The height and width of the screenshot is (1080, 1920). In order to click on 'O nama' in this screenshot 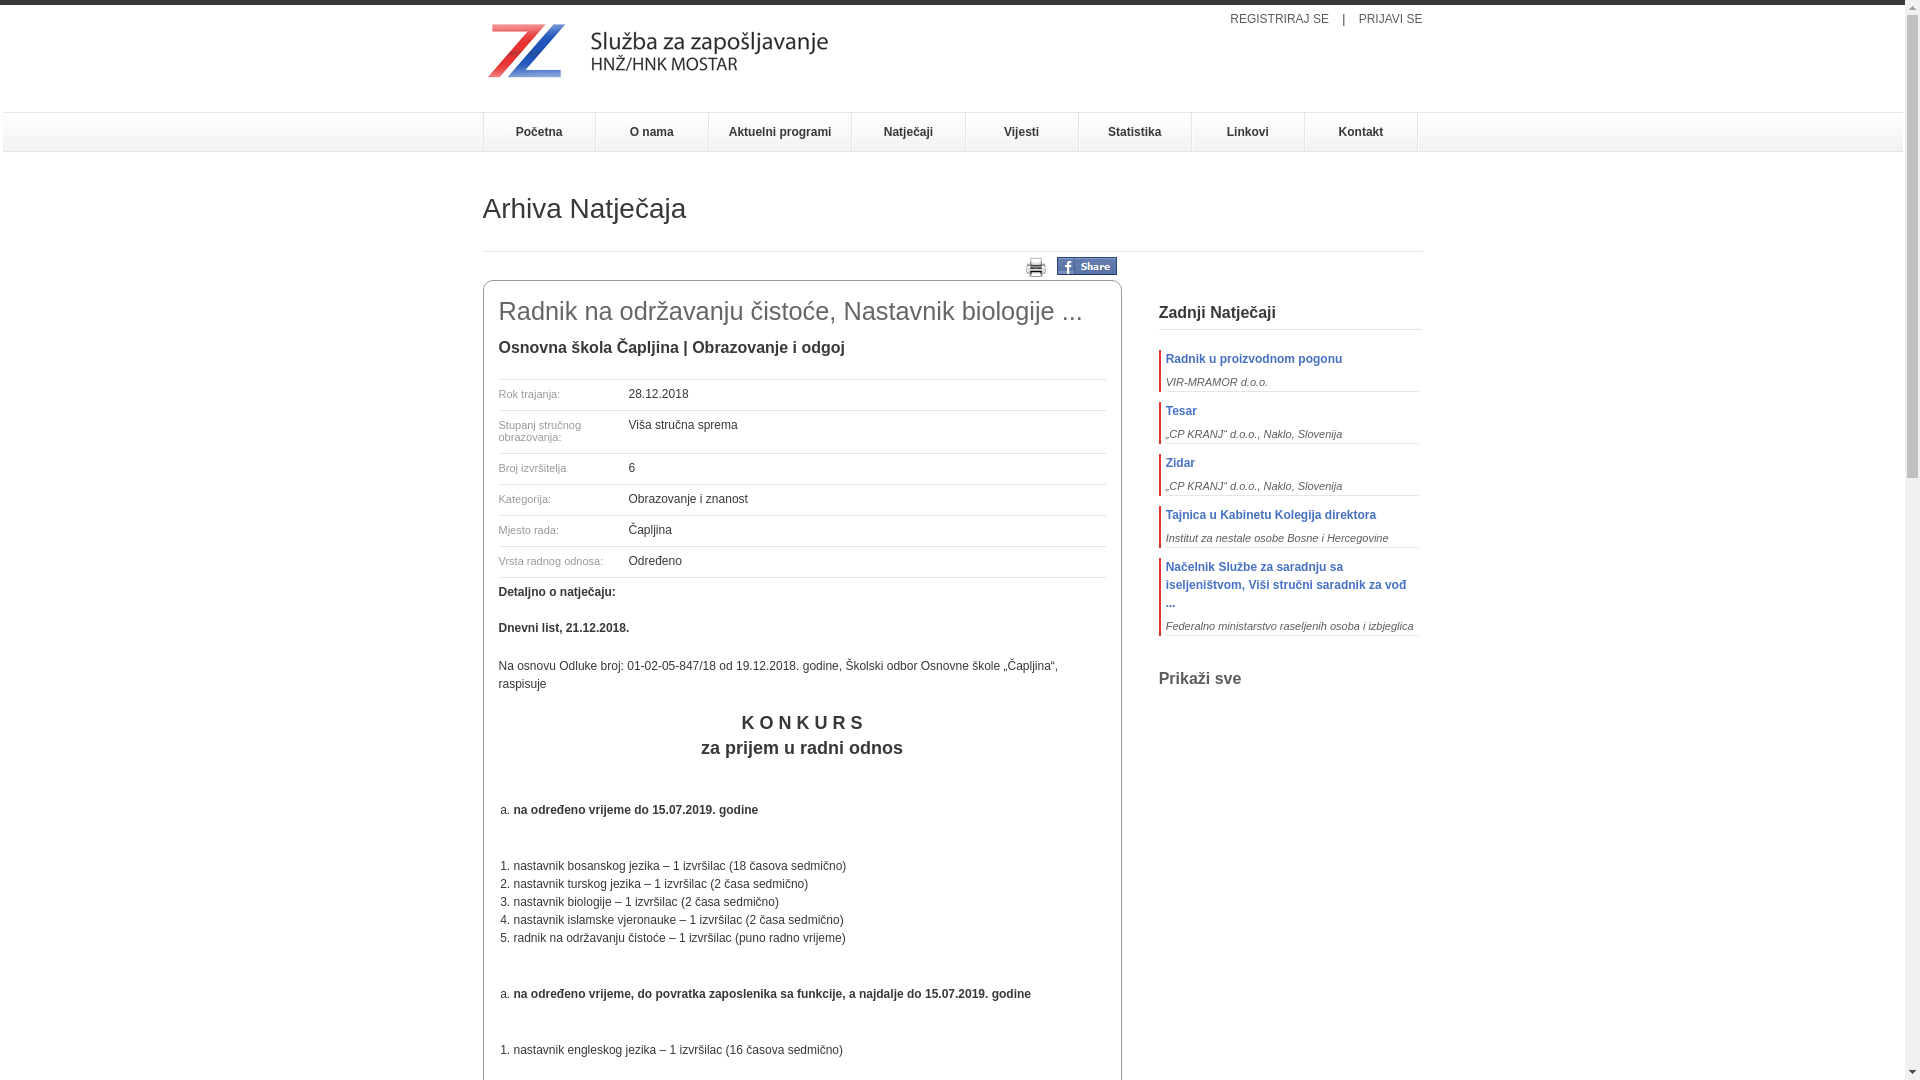, I will do `click(652, 131)`.